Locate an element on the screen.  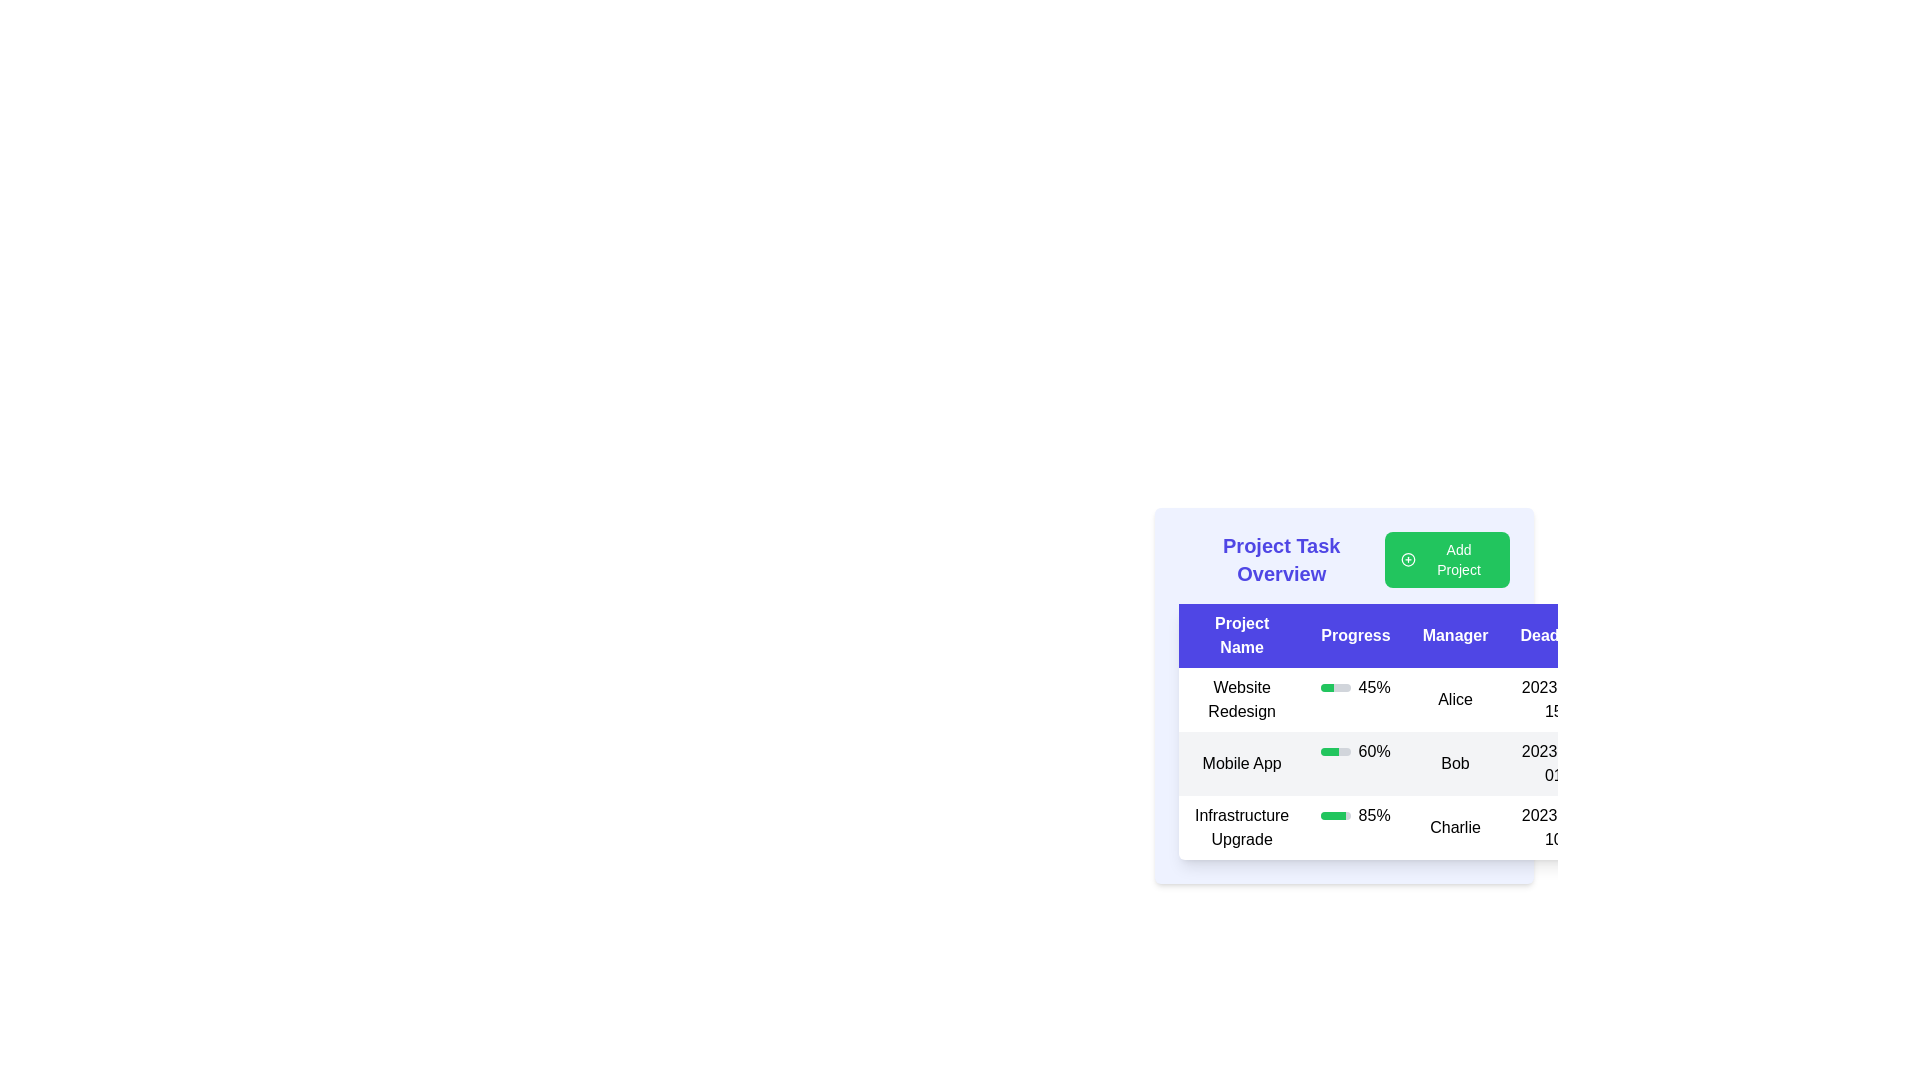
the table rows in the 'Project Task Overview' card layout to potentially edit or review details is located at coordinates (1344, 748).